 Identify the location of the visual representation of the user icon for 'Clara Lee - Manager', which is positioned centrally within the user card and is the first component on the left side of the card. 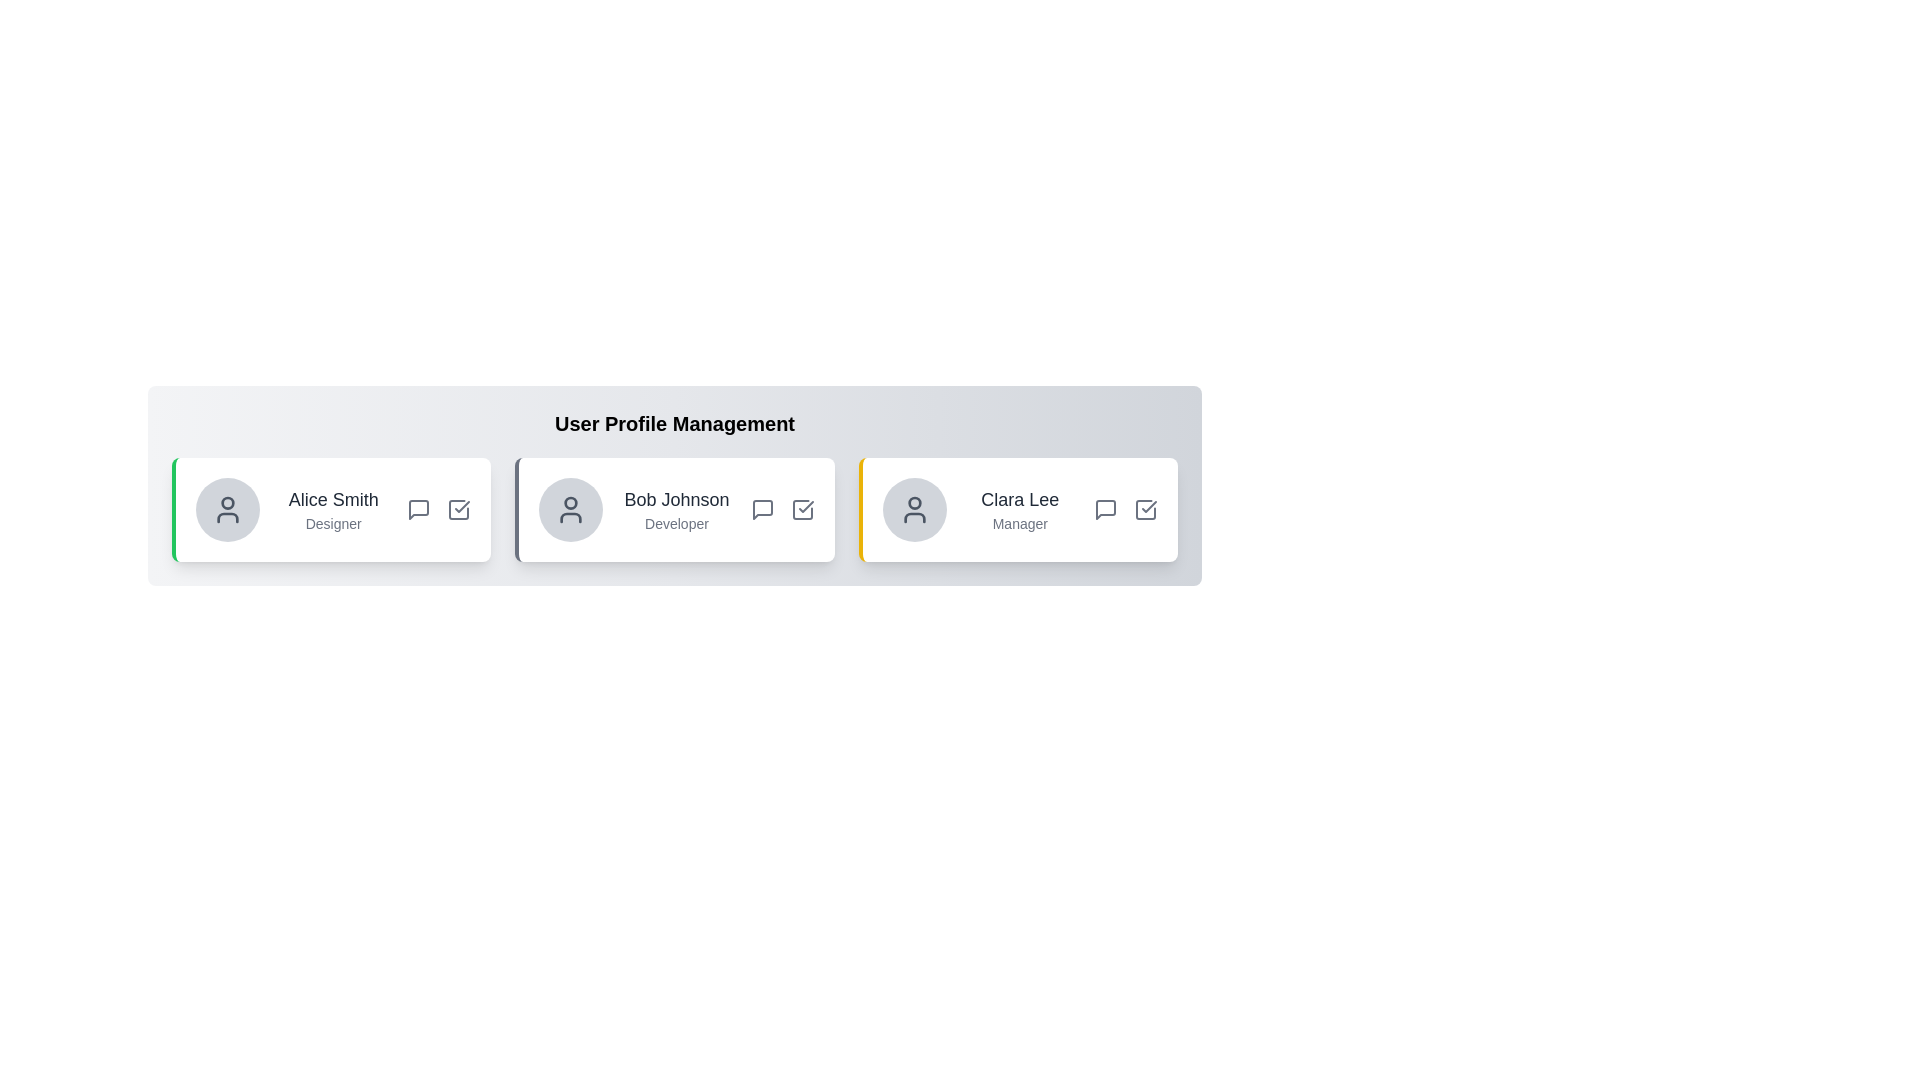
(913, 508).